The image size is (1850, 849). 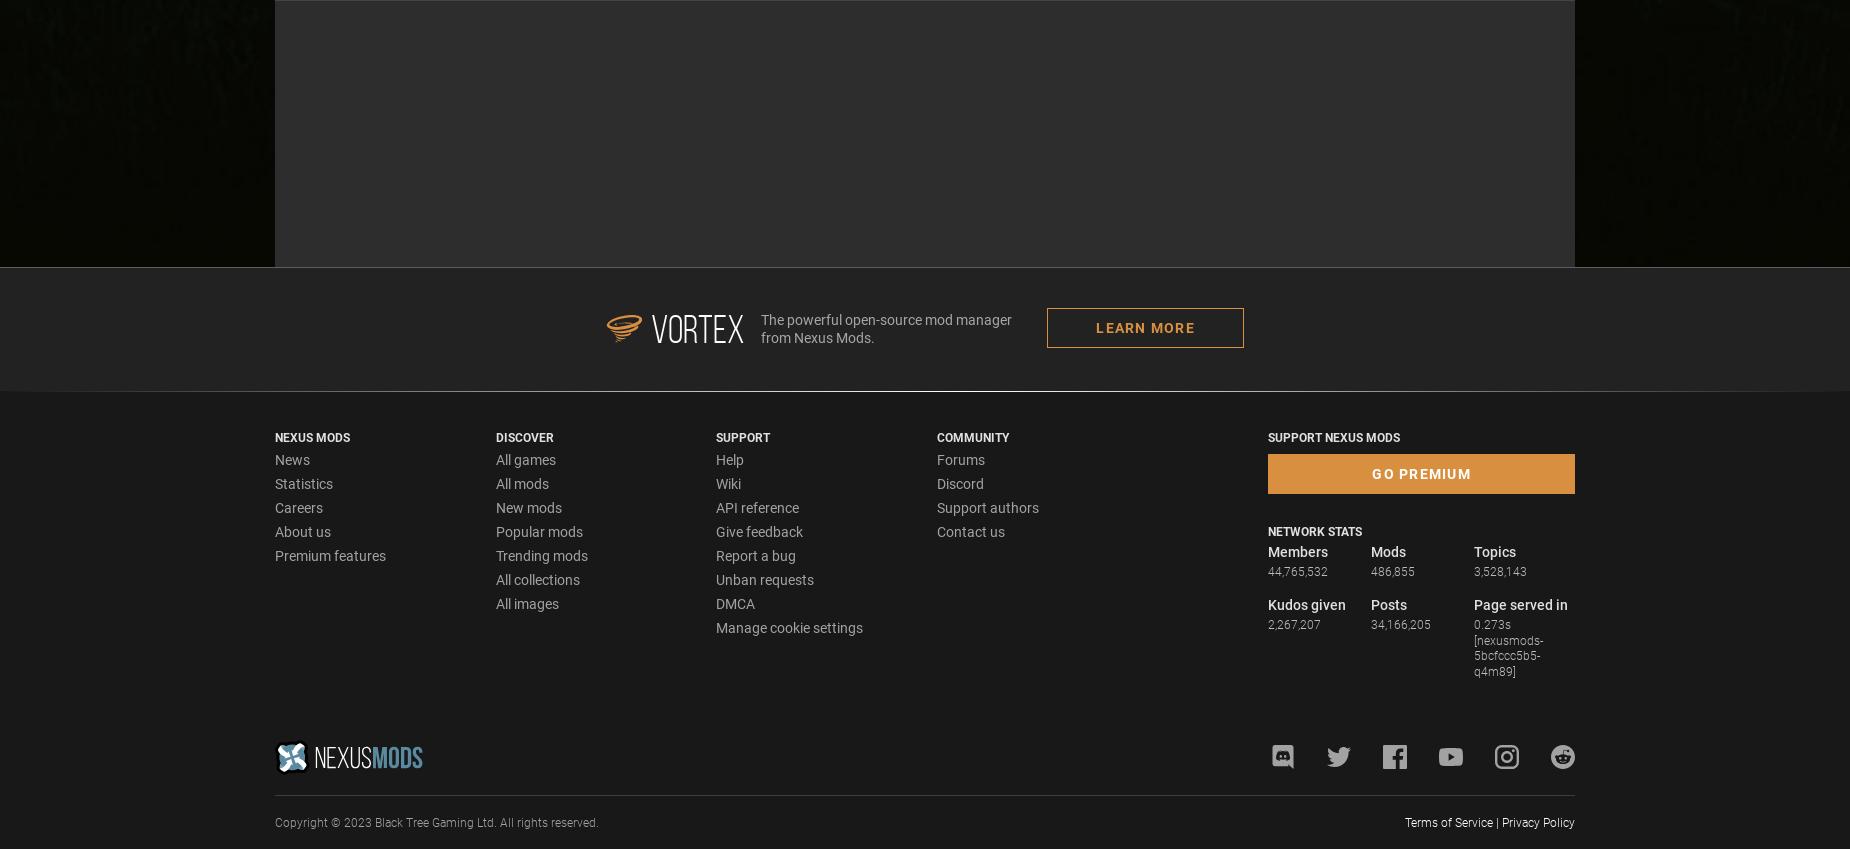 What do you see at coordinates (970, 530) in the screenshot?
I see `'Contact us'` at bounding box center [970, 530].